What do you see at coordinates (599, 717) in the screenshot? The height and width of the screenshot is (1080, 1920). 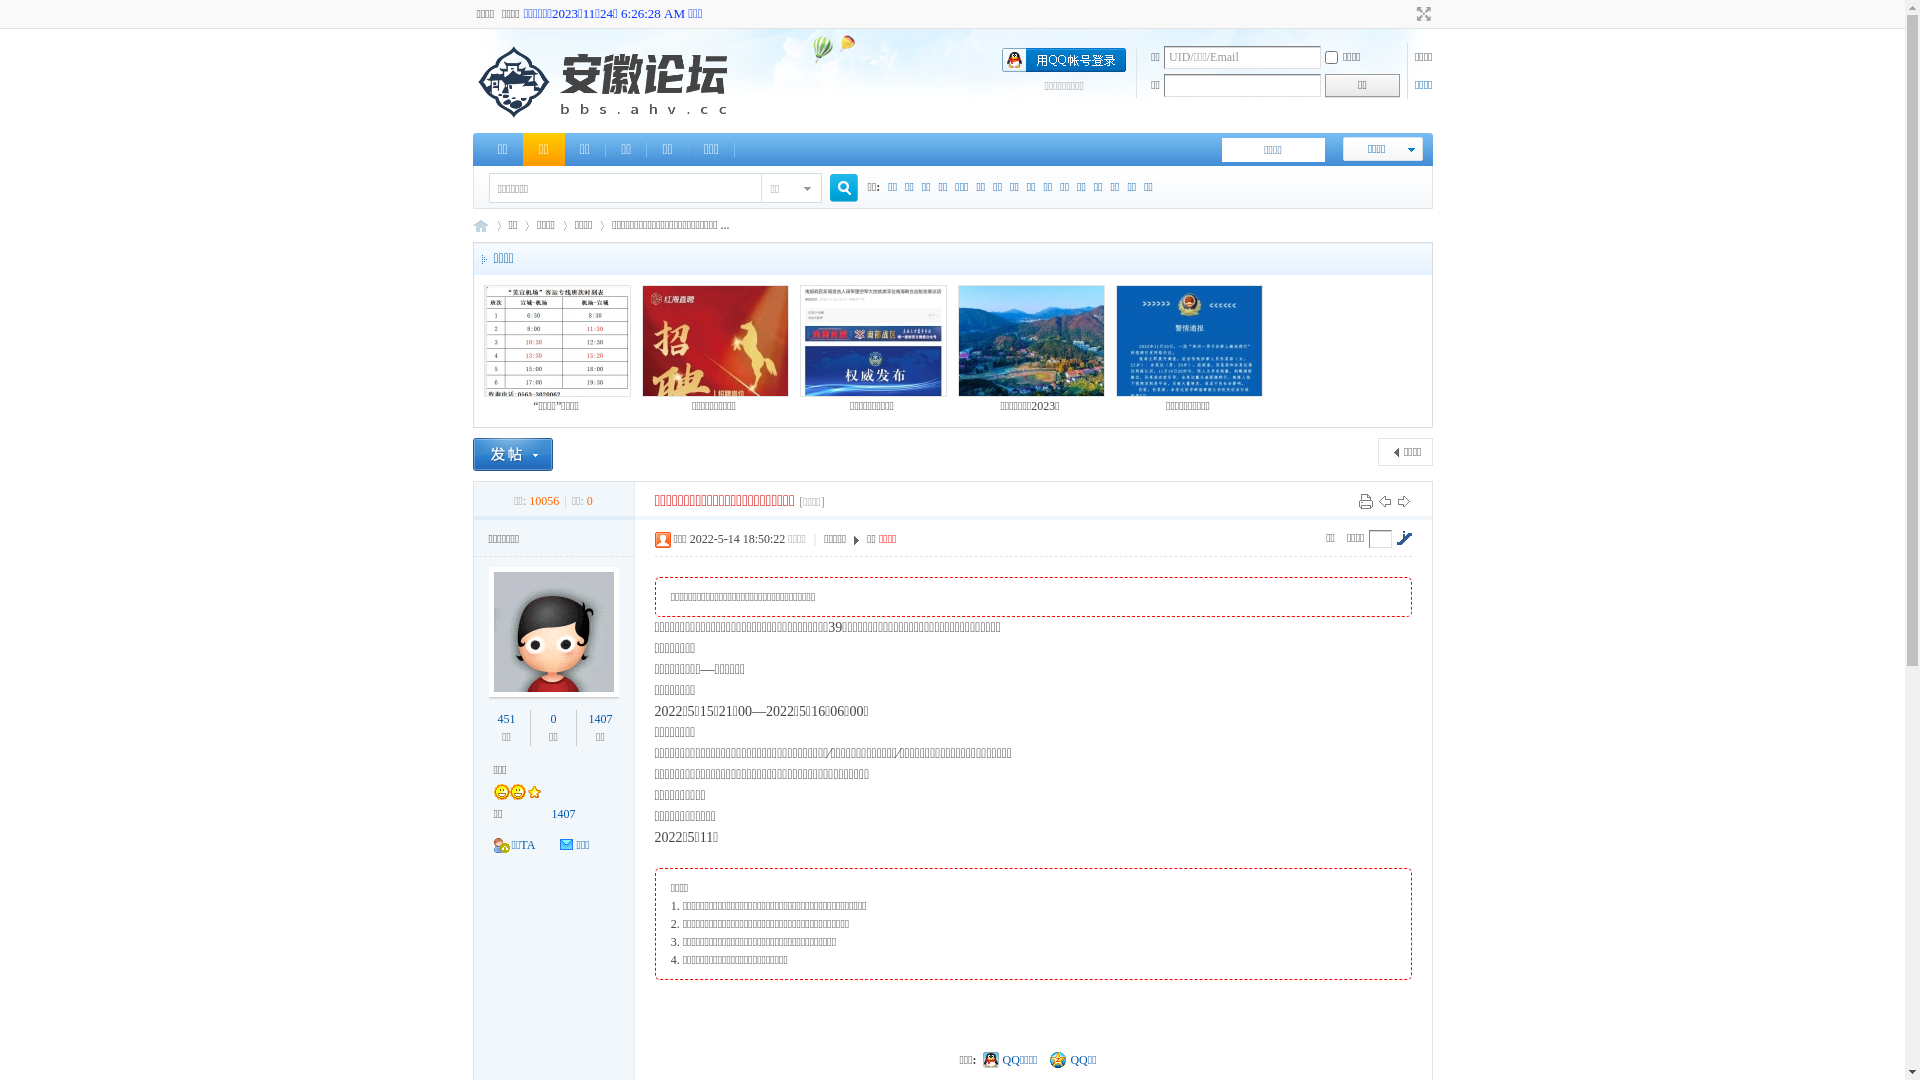 I see `'1407'` at bounding box center [599, 717].